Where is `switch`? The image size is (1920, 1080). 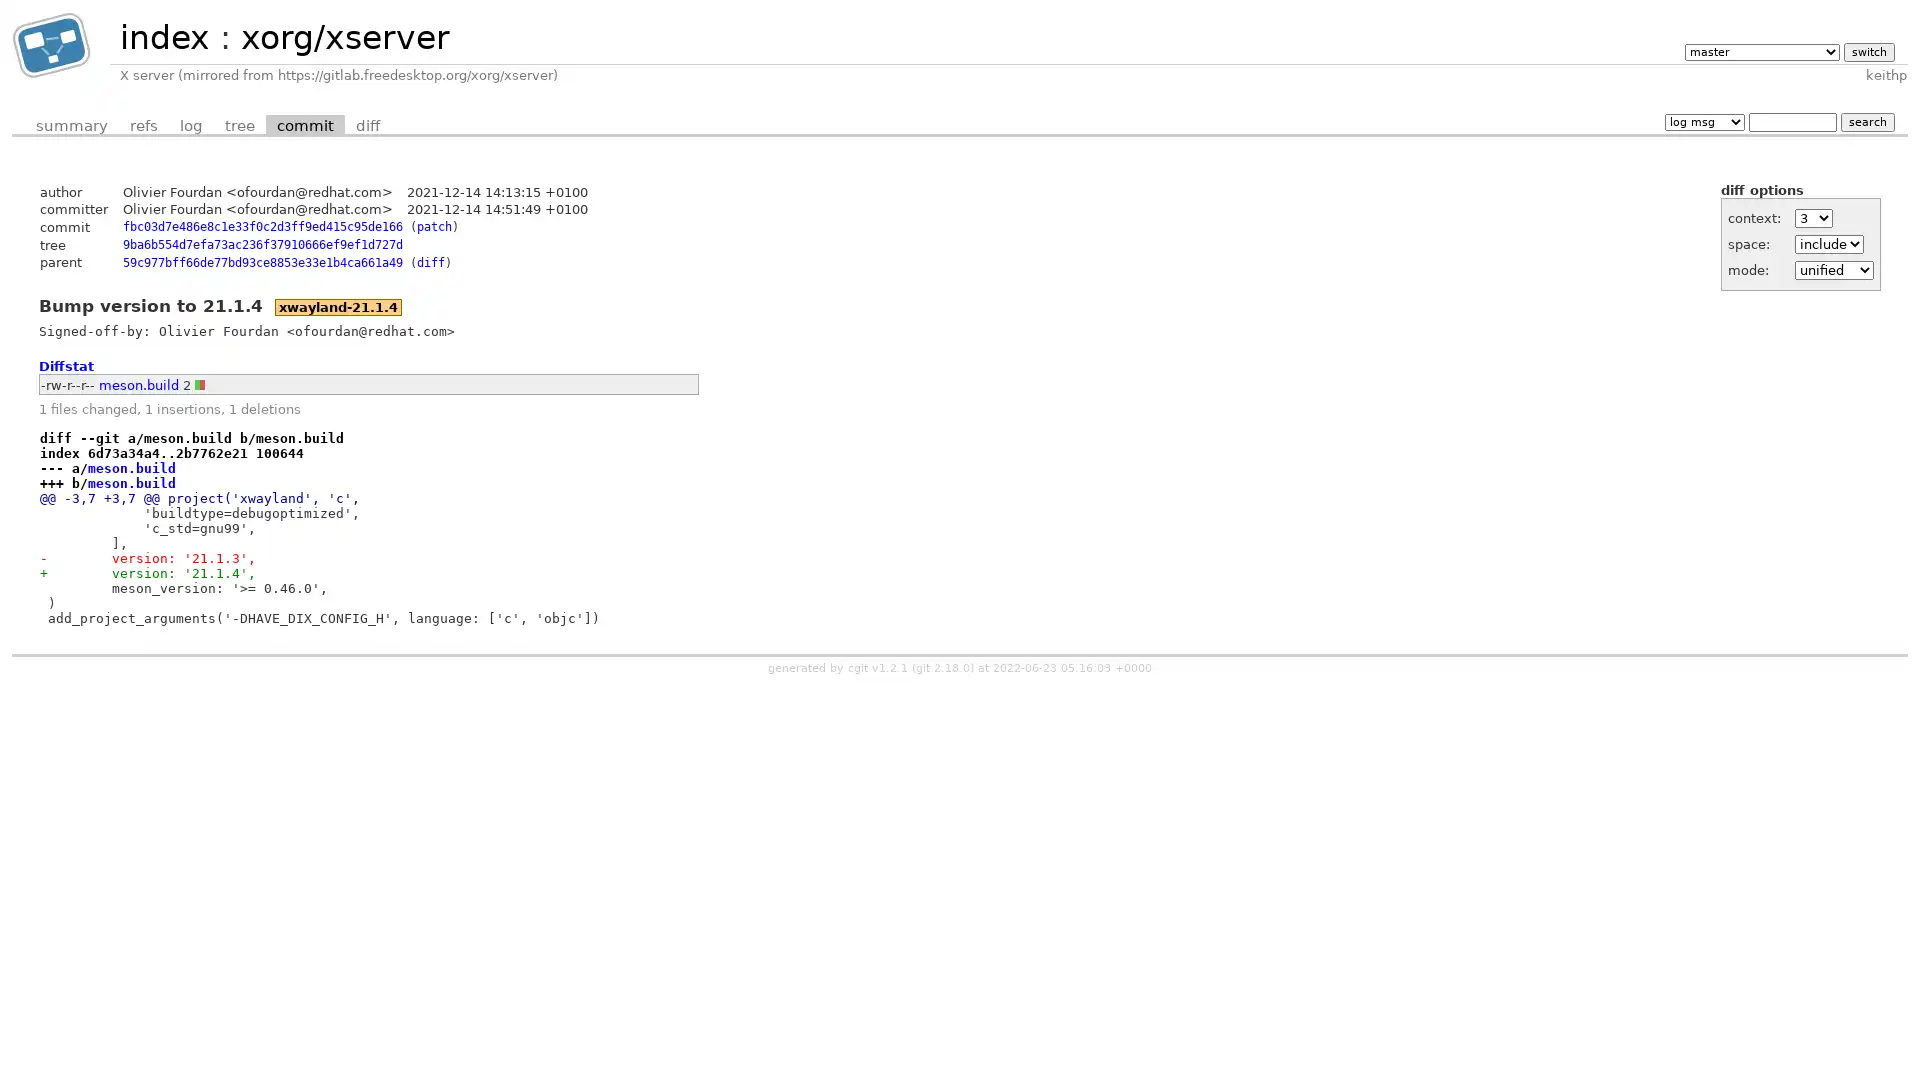
switch is located at coordinates (1867, 50).